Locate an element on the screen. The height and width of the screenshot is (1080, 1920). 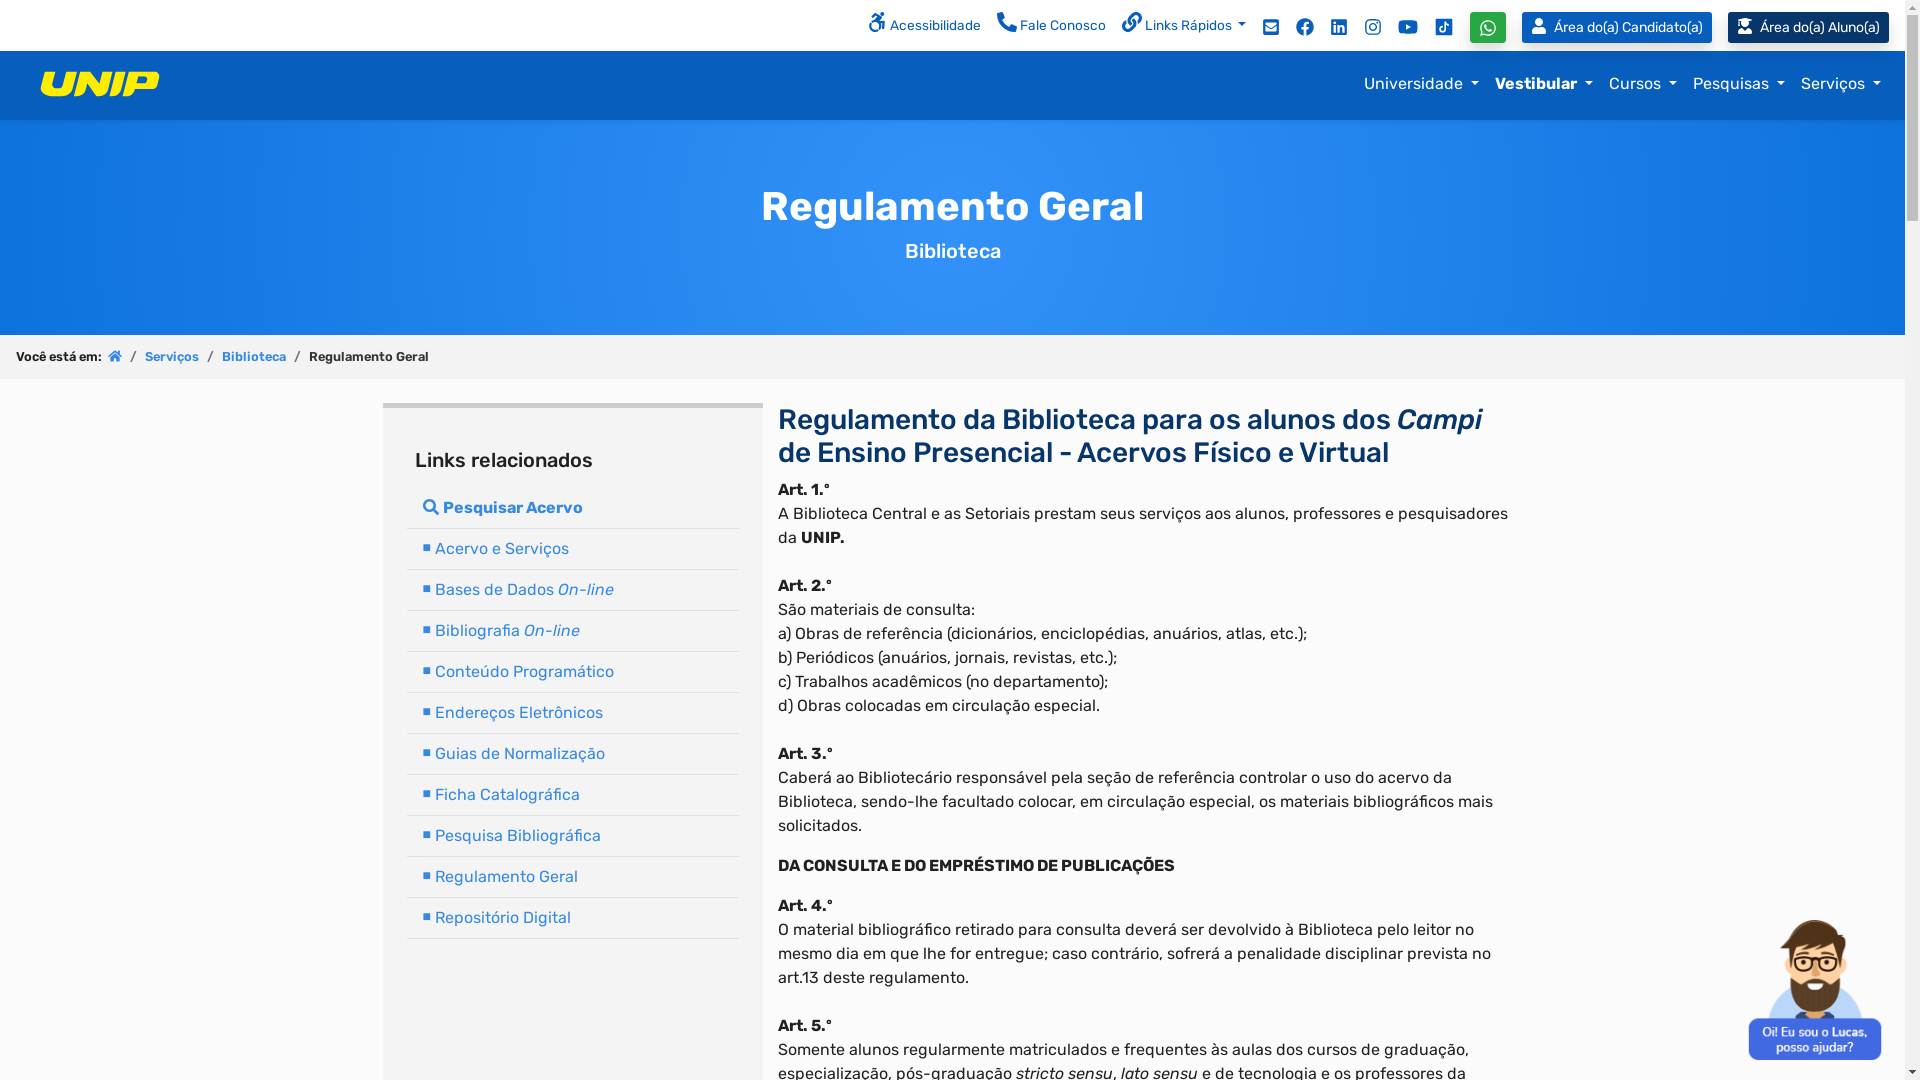
'Siga a UNIP no Linkedin' is located at coordinates (1321, 26).